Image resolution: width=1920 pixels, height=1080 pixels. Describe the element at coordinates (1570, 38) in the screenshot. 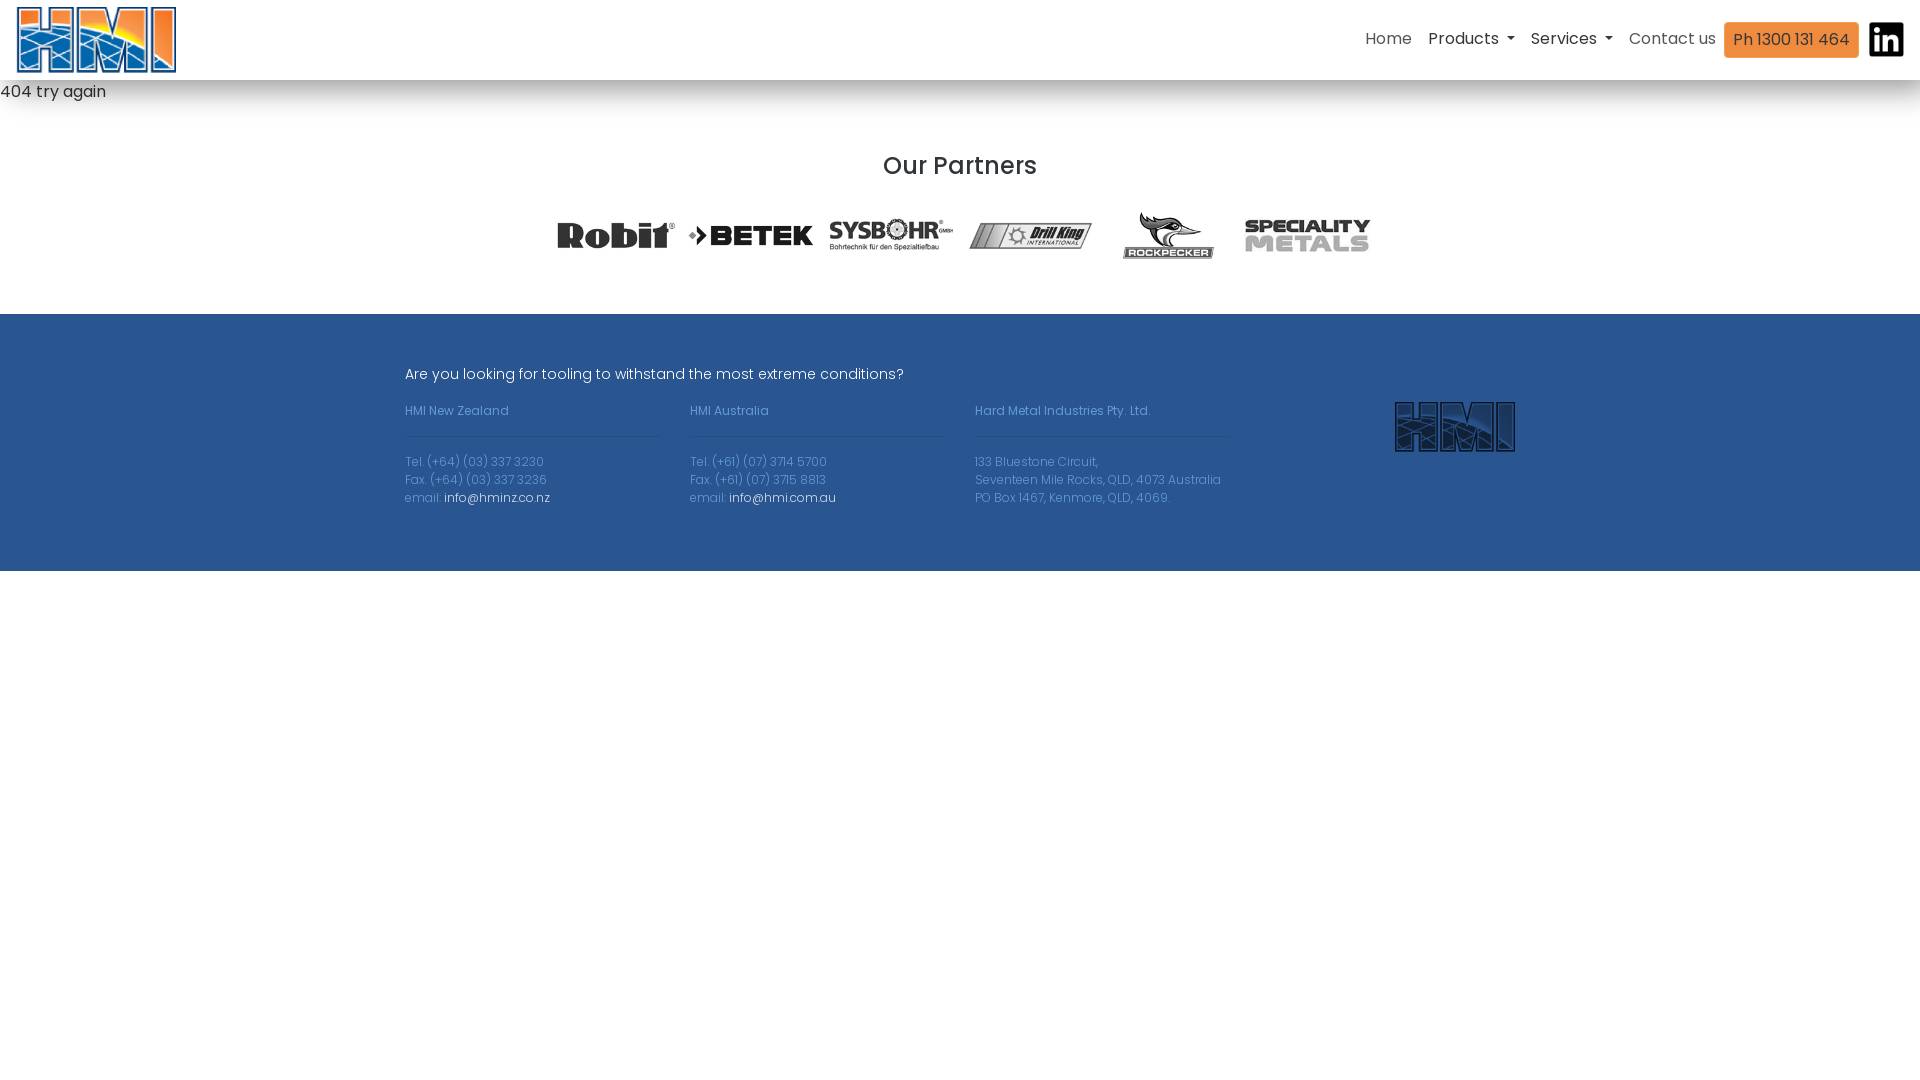

I see `'Services'` at that location.